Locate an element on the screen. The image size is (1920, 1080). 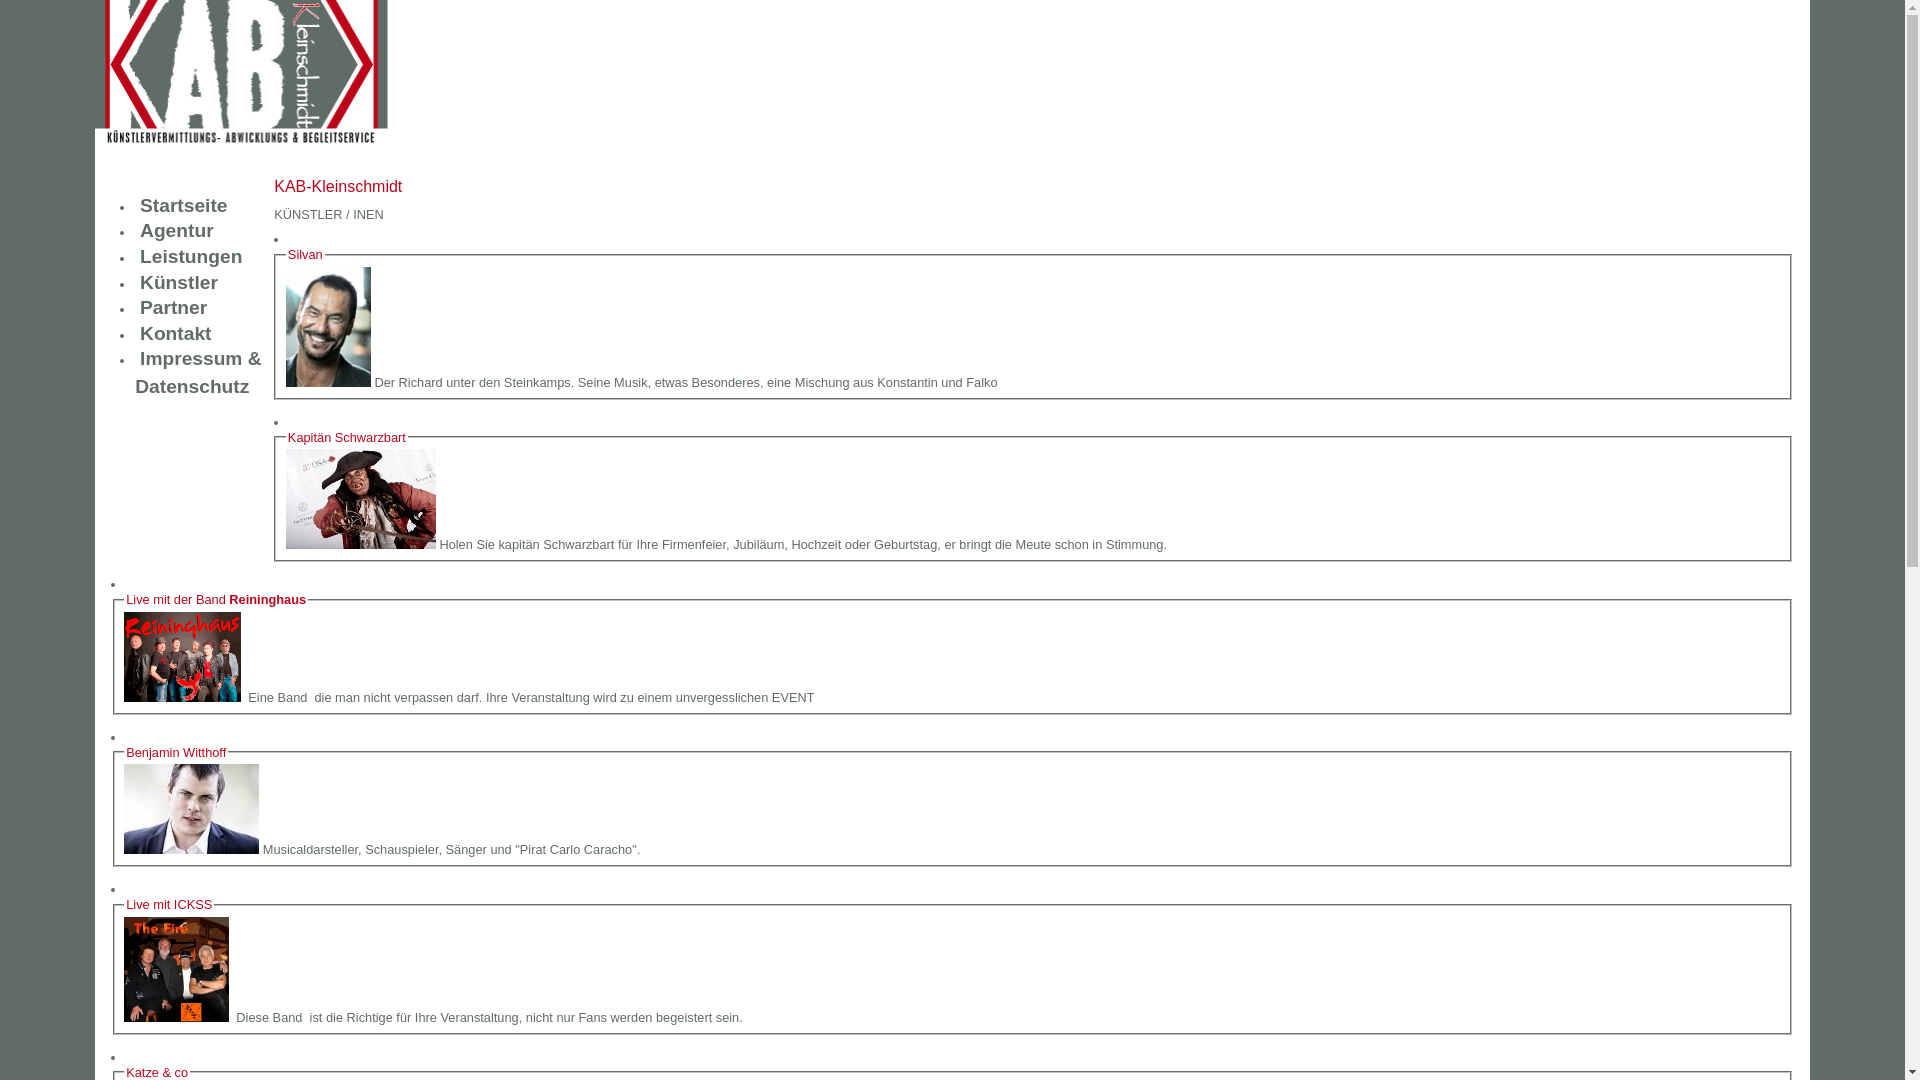
'Leistungen' is located at coordinates (191, 255).